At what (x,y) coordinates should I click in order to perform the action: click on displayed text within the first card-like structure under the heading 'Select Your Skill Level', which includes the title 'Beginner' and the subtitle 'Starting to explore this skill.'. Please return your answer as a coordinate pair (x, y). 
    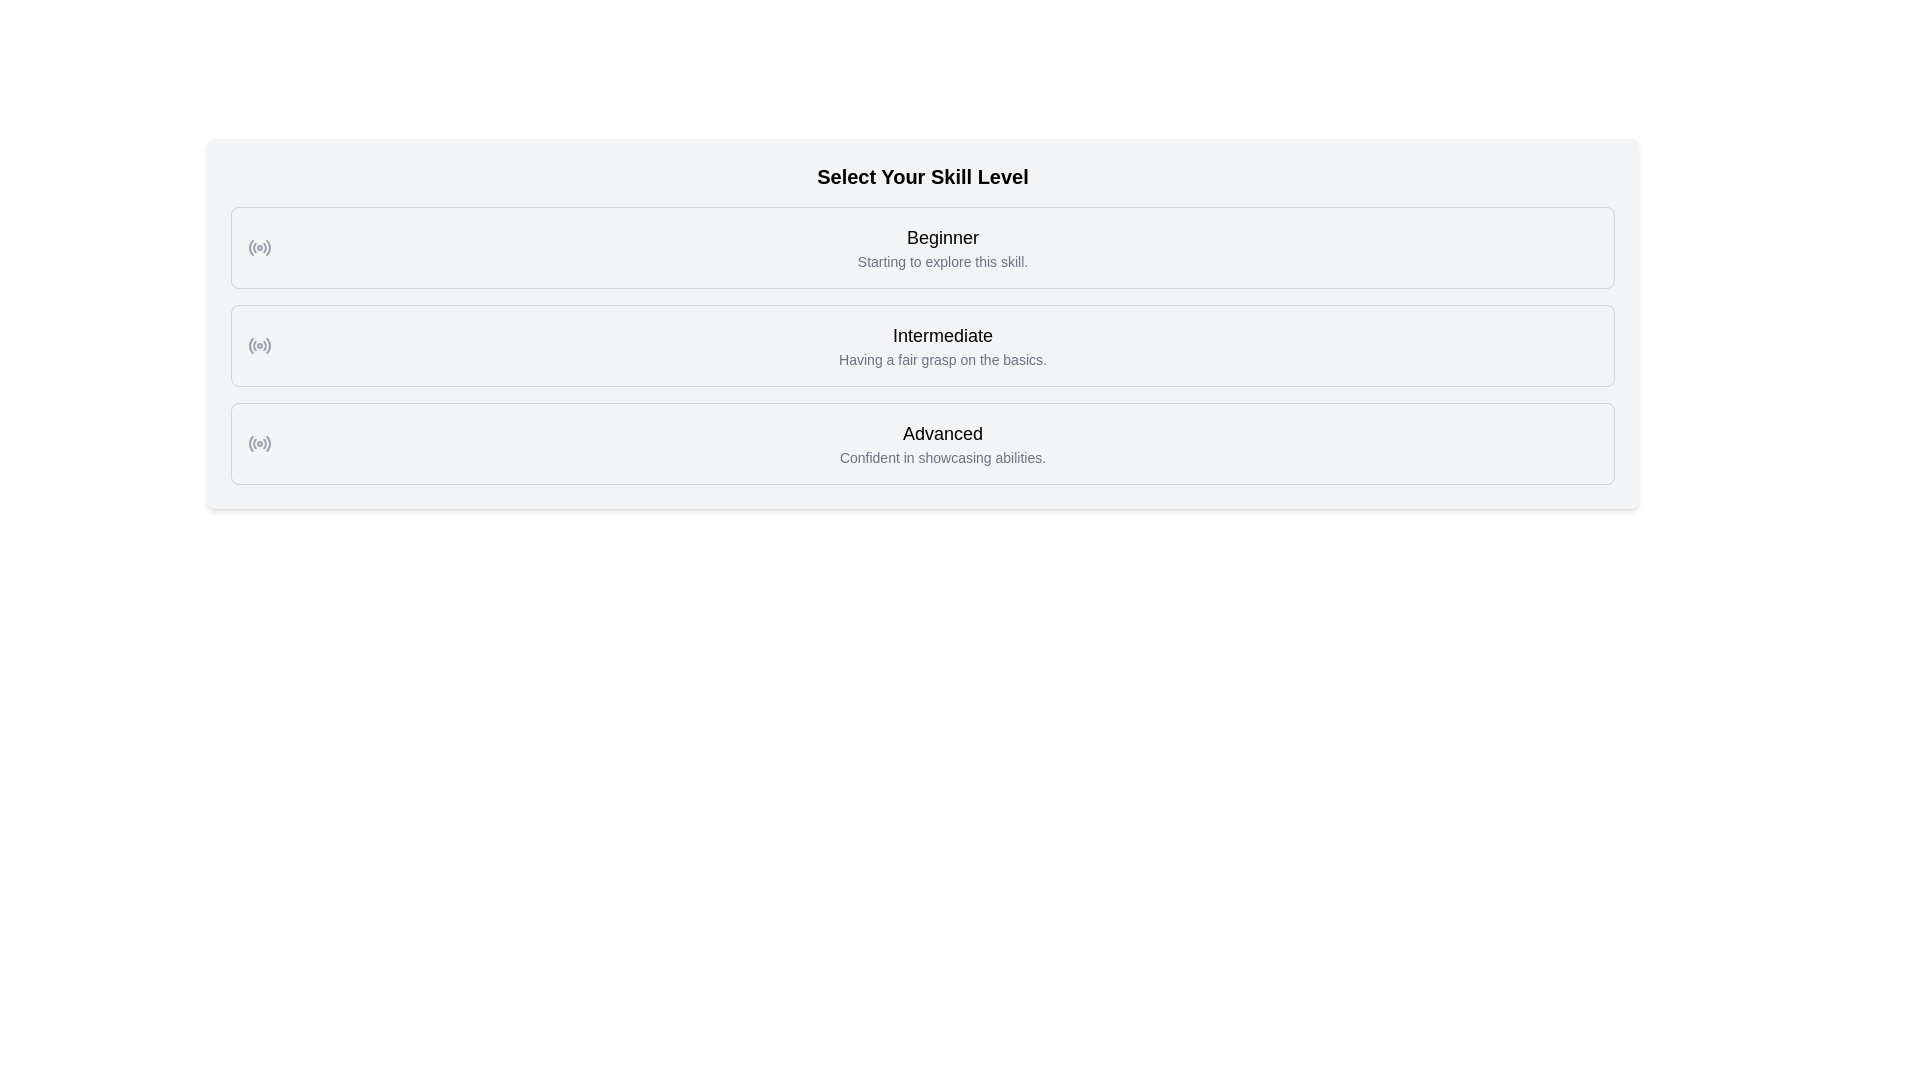
    Looking at the image, I should click on (941, 246).